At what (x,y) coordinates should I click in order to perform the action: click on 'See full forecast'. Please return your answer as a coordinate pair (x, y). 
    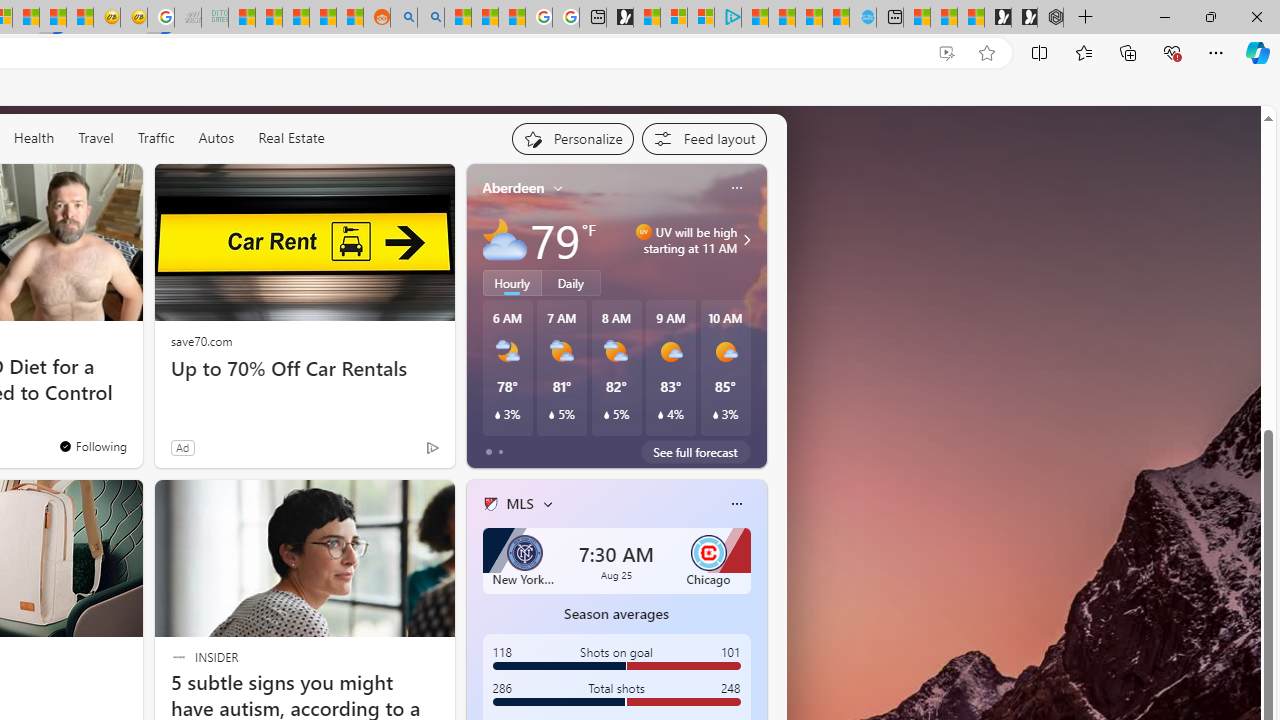
    Looking at the image, I should click on (695, 451).